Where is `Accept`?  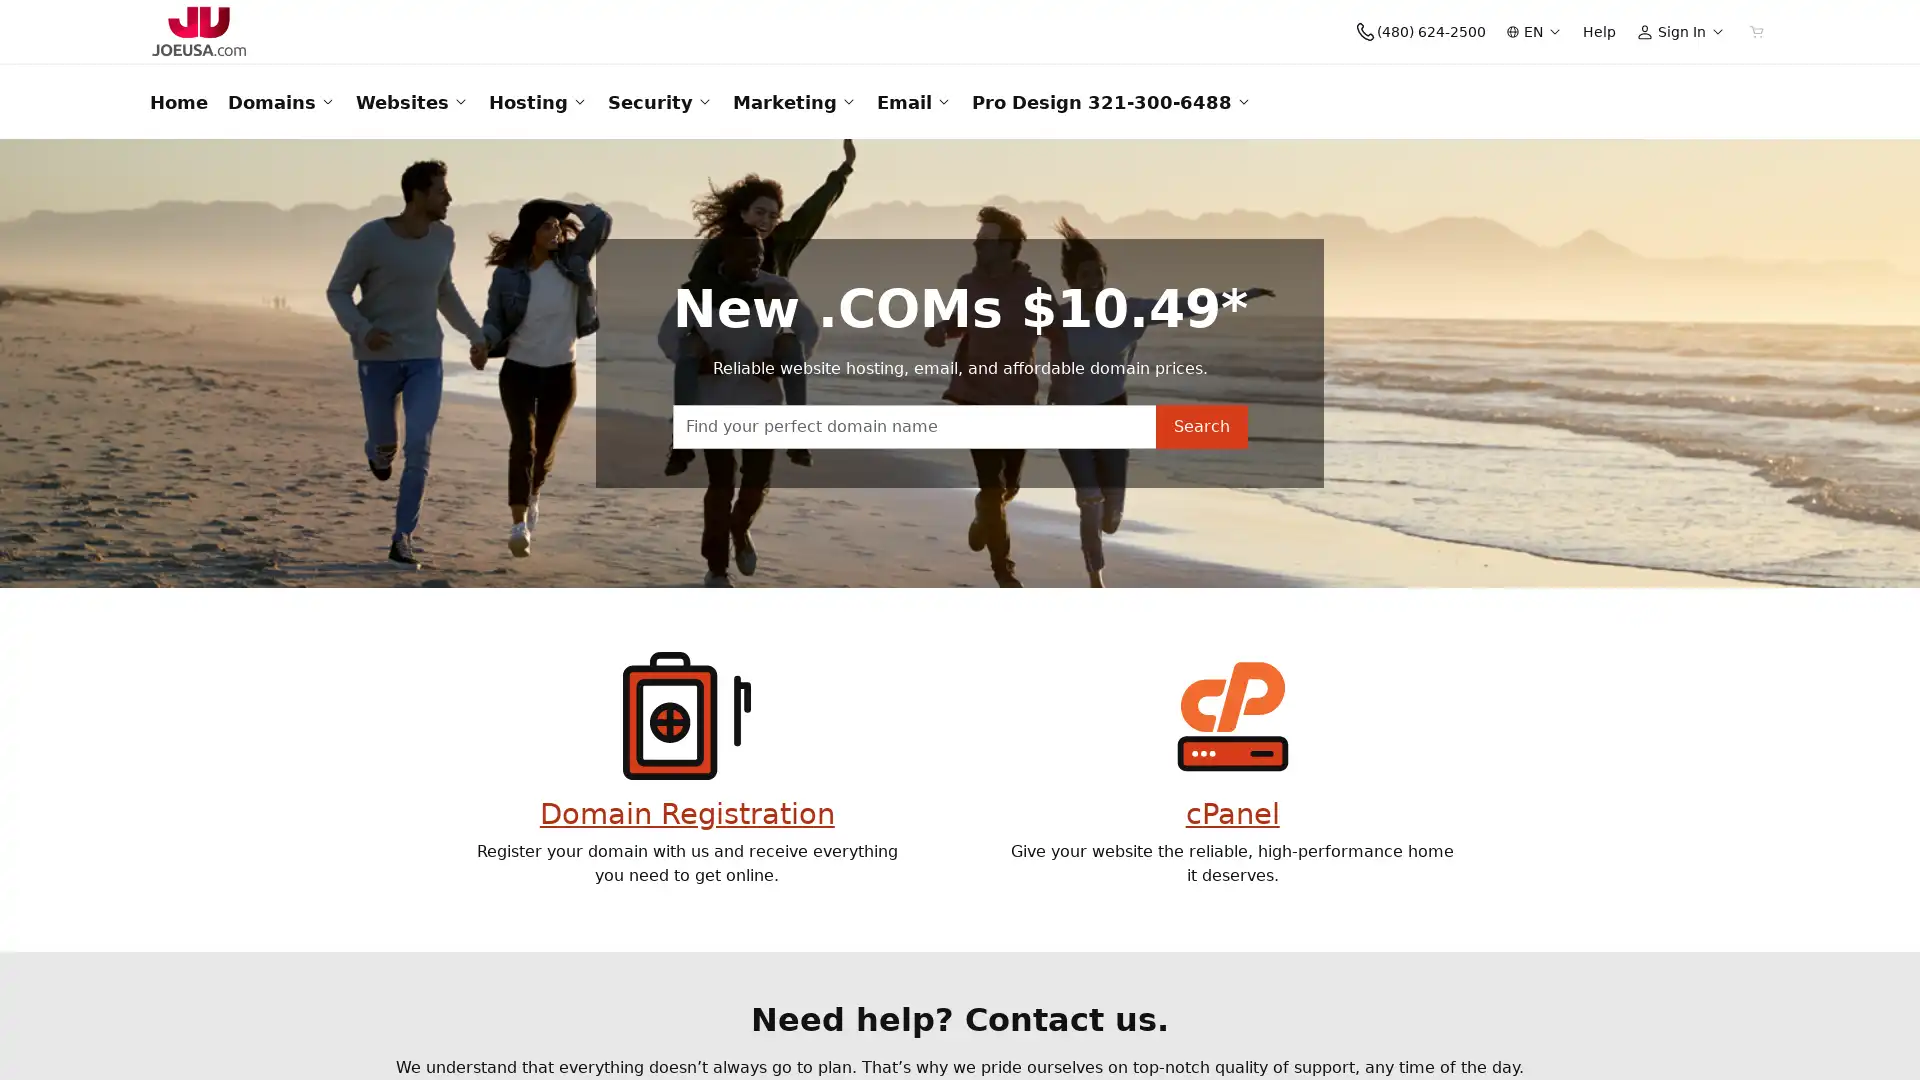
Accept is located at coordinates (1428, 1033).